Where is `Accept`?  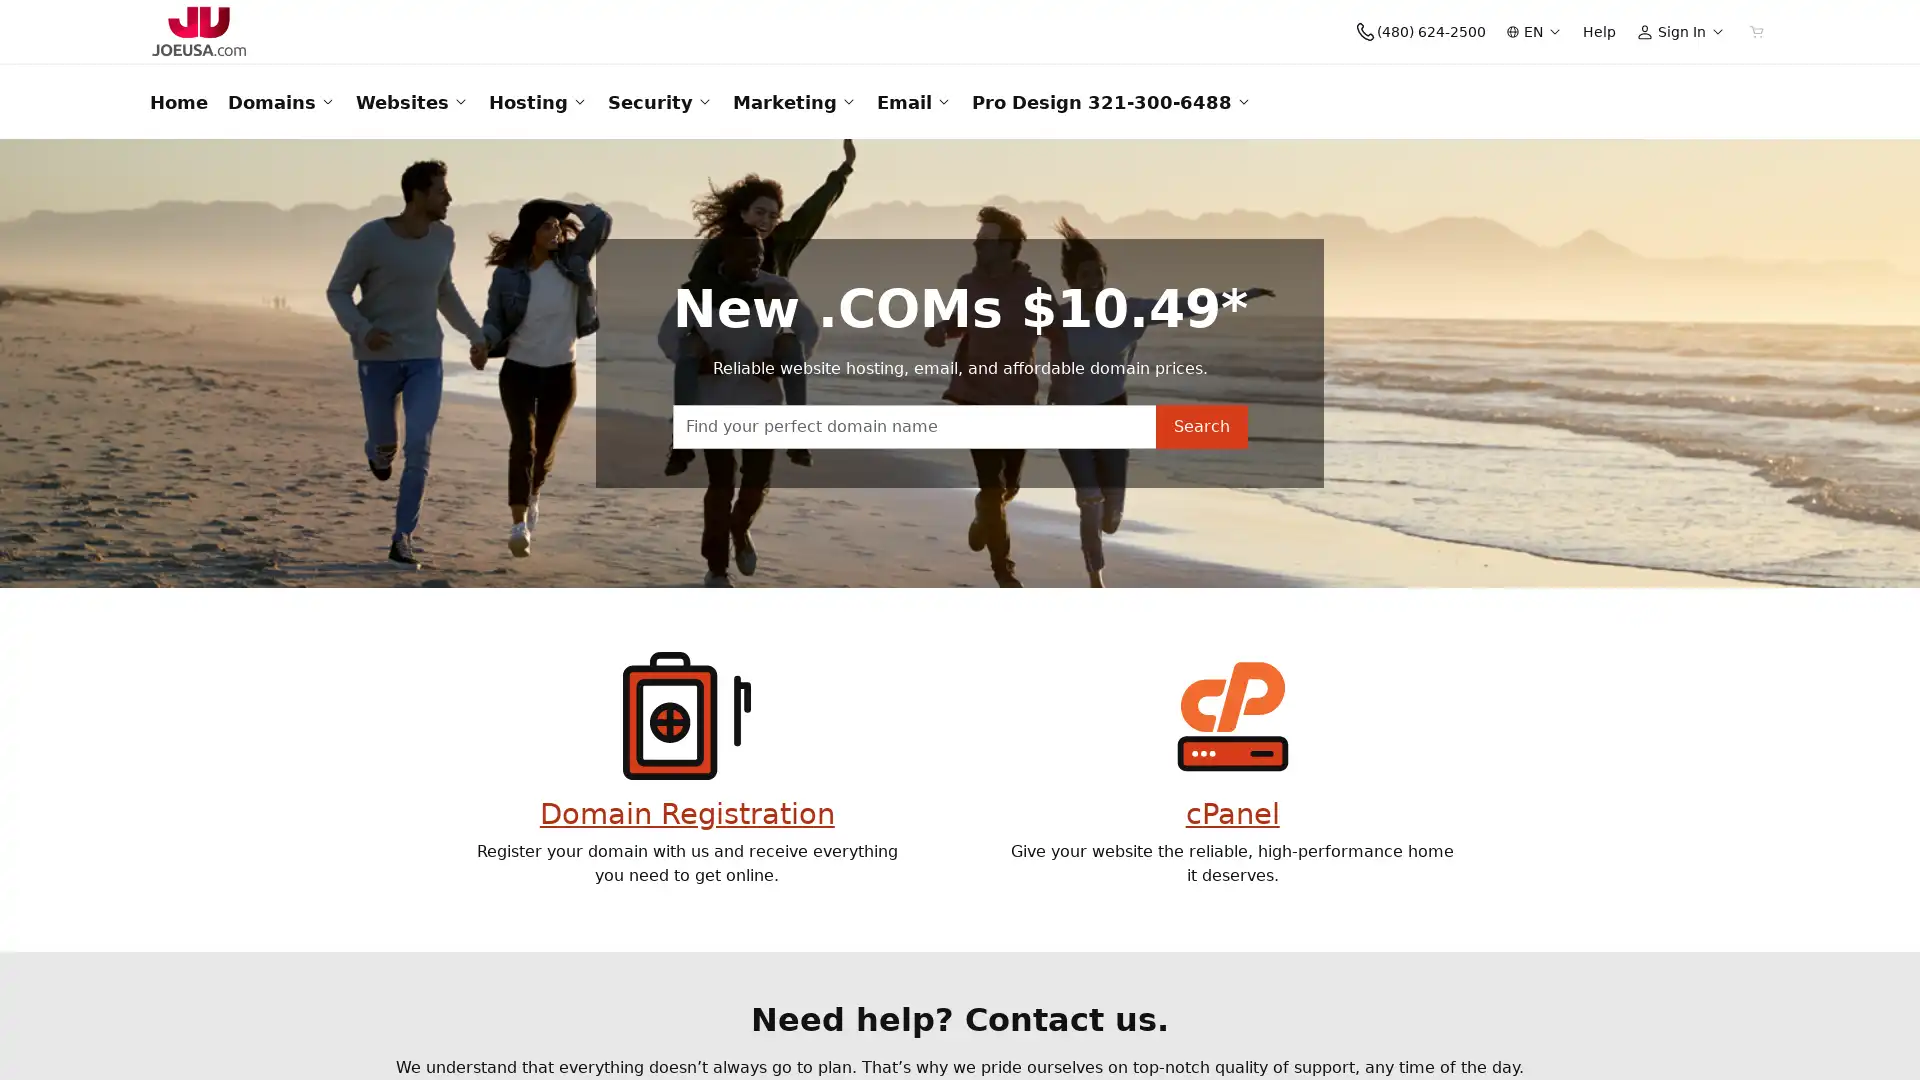
Accept is located at coordinates (1428, 1033).